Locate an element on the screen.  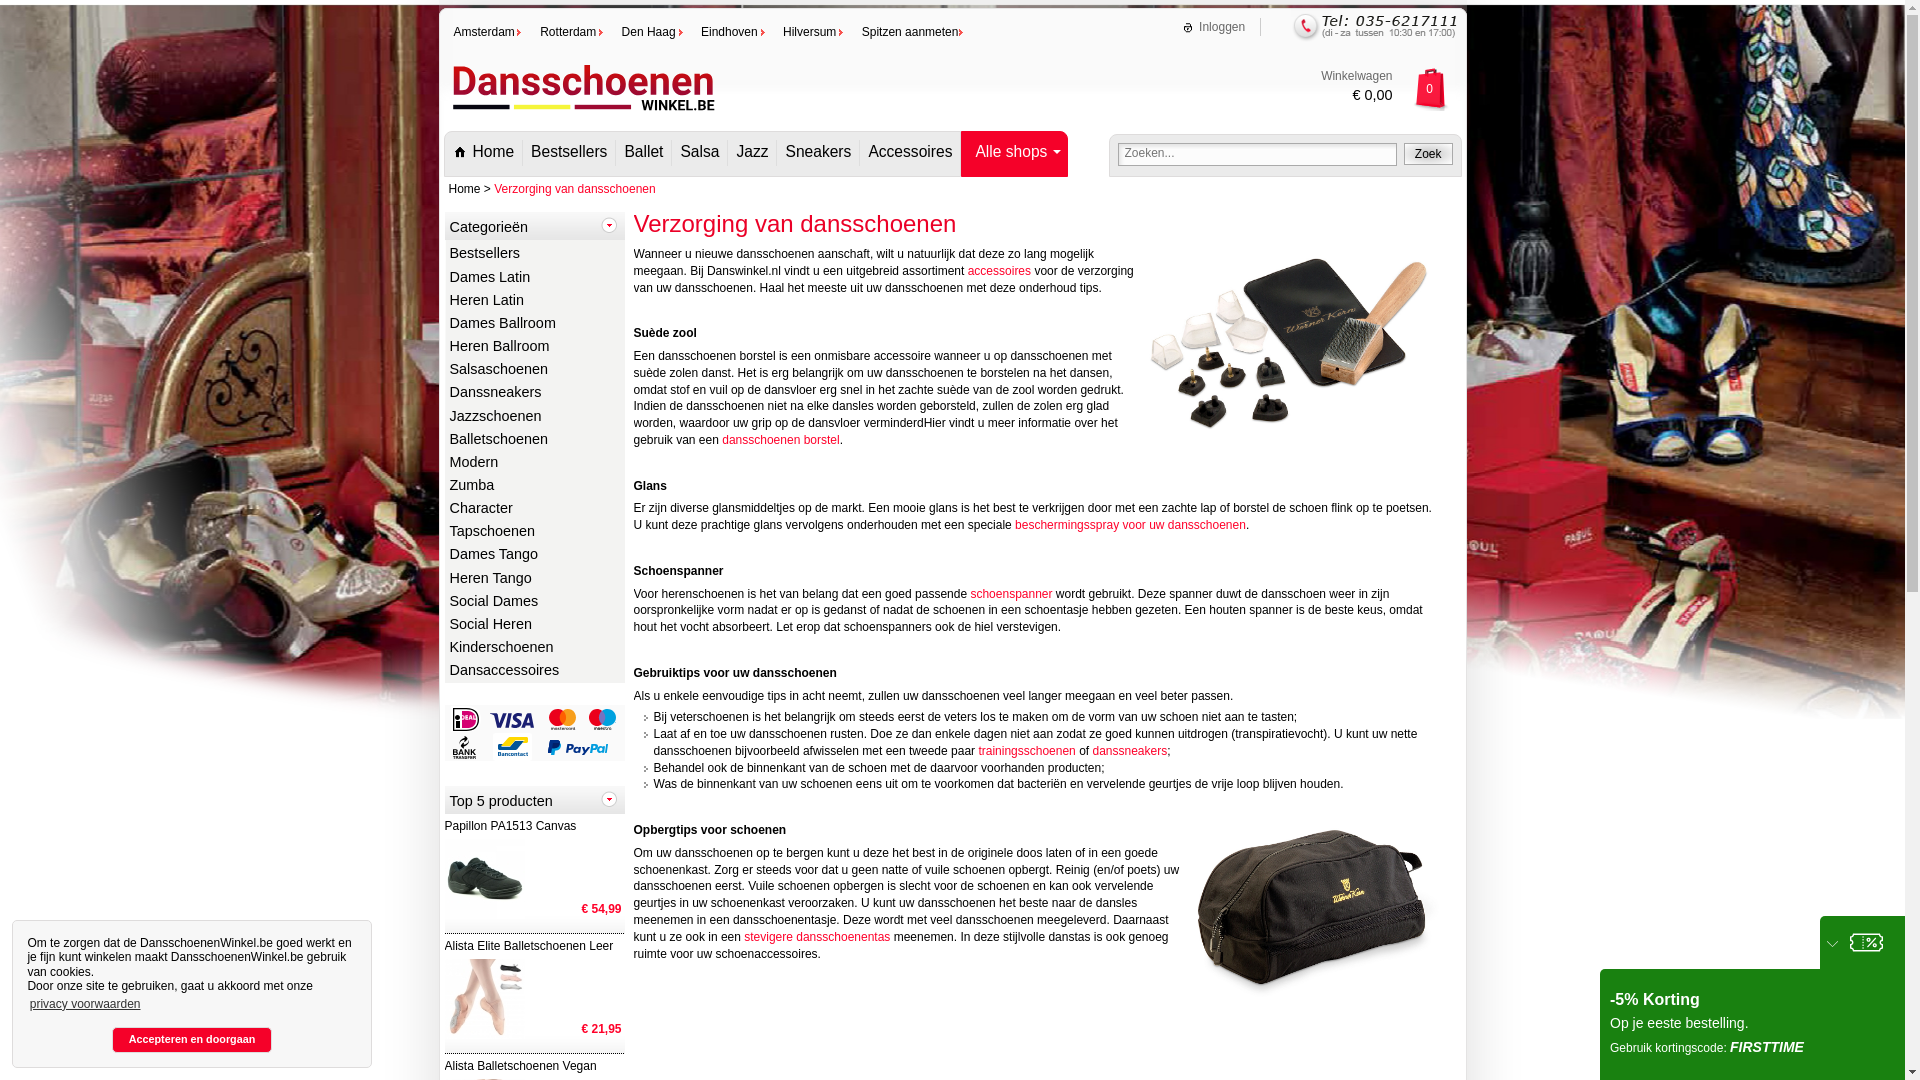
'danssneakers' is located at coordinates (1129, 751).